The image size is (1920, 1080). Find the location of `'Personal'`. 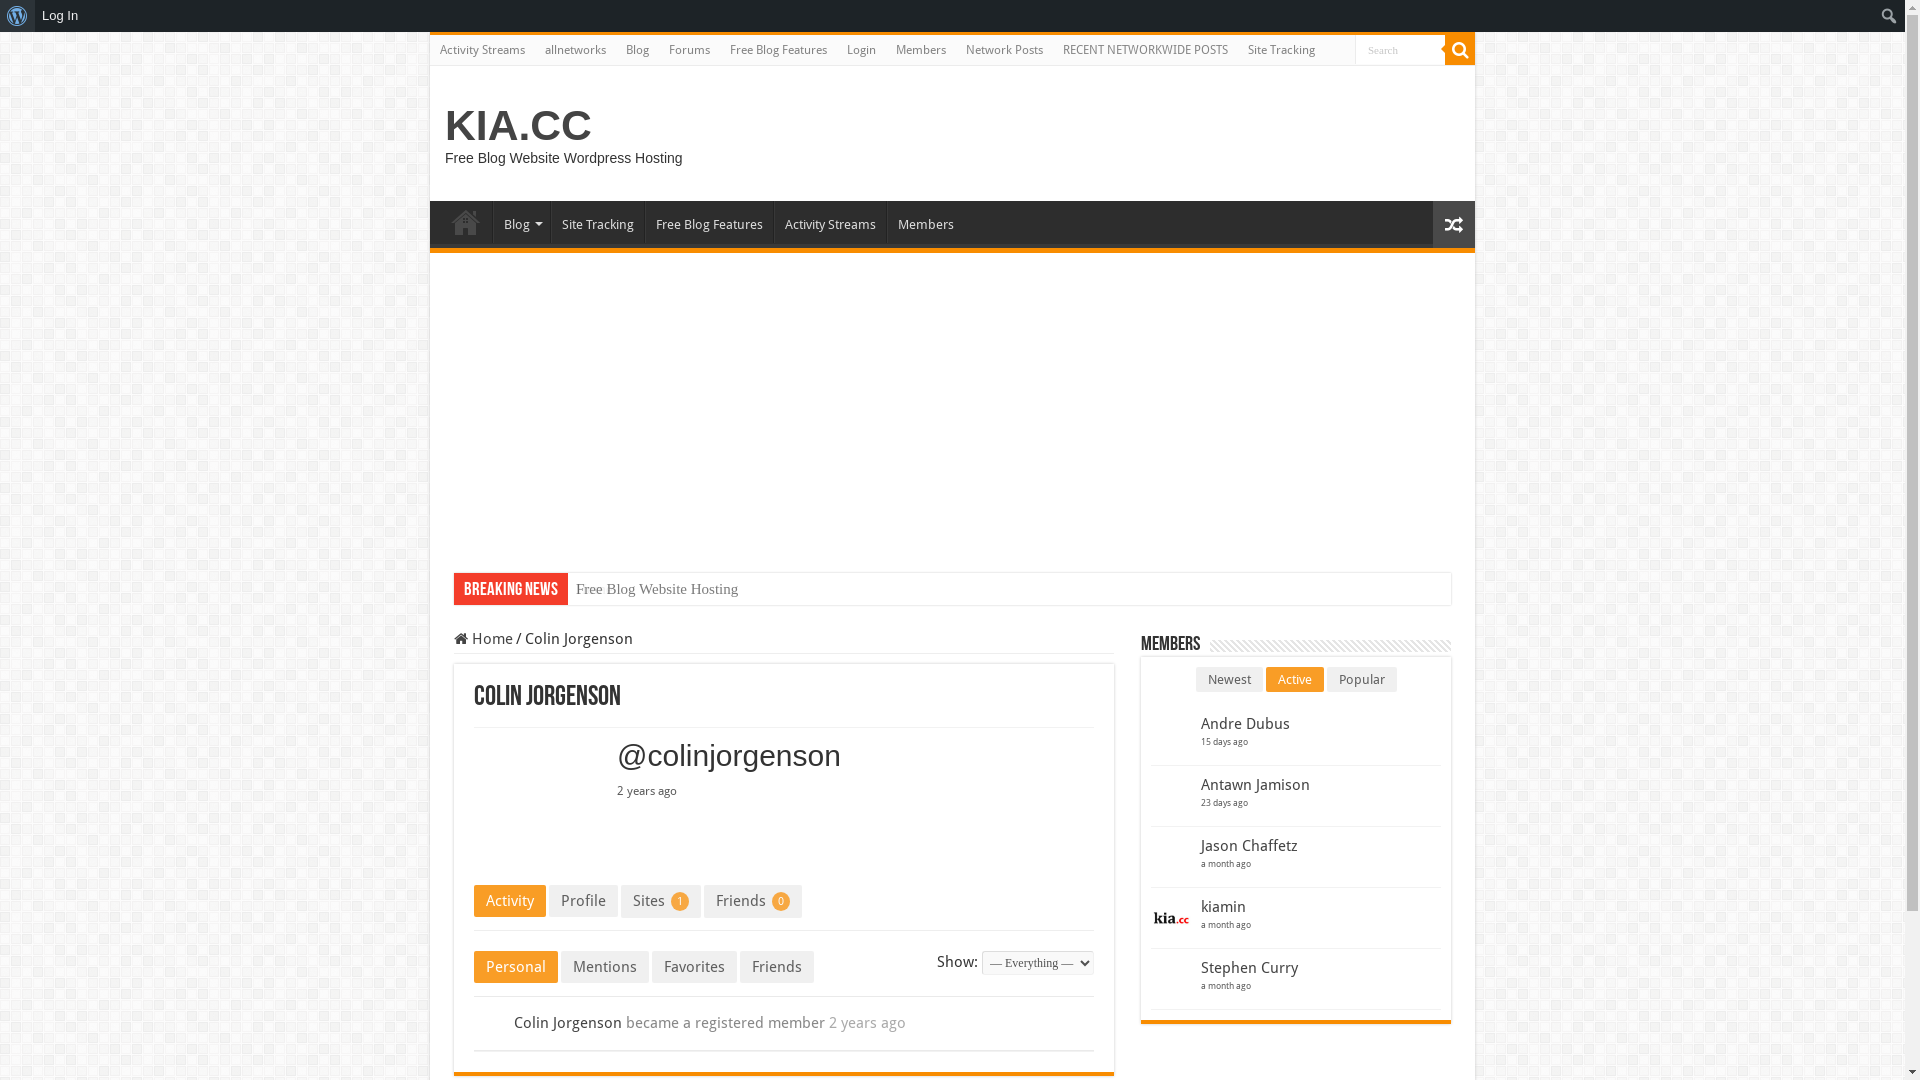

'Personal' is located at coordinates (516, 966).